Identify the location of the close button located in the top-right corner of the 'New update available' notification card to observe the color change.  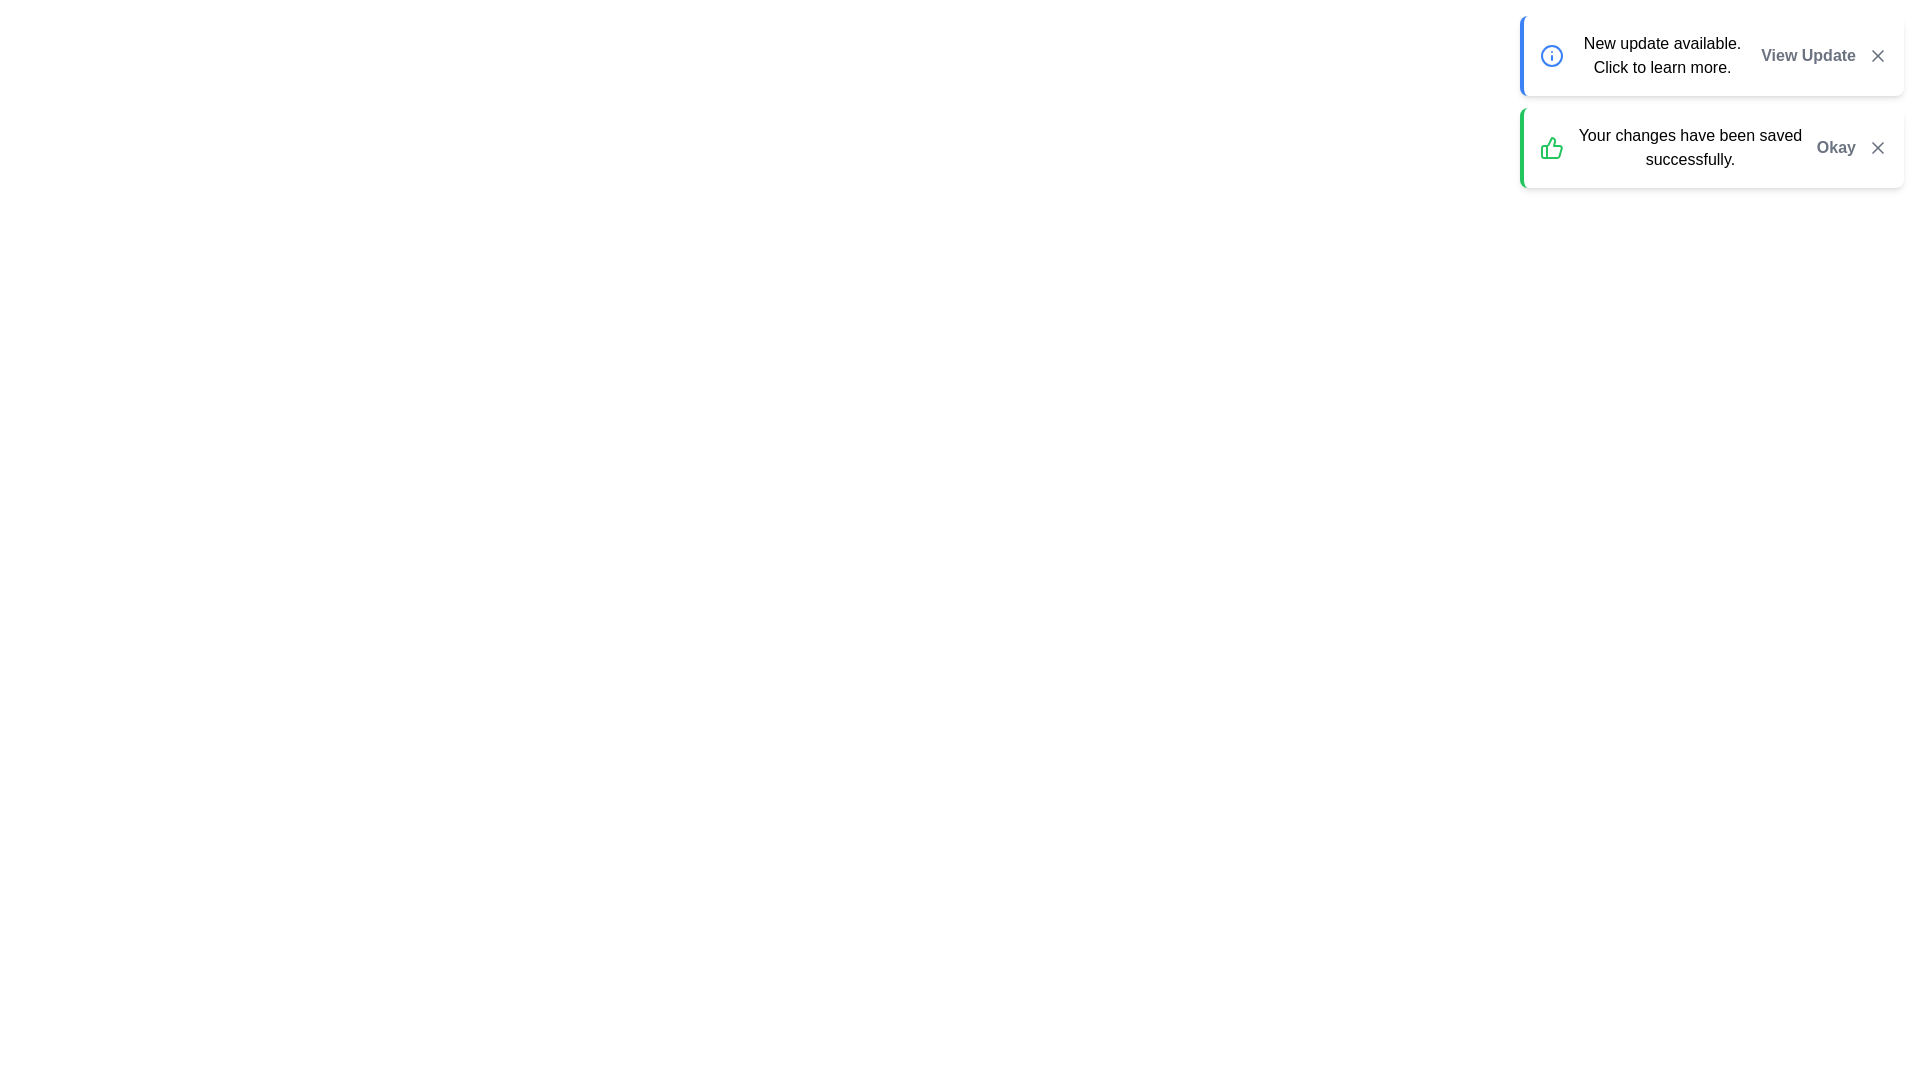
(1876, 55).